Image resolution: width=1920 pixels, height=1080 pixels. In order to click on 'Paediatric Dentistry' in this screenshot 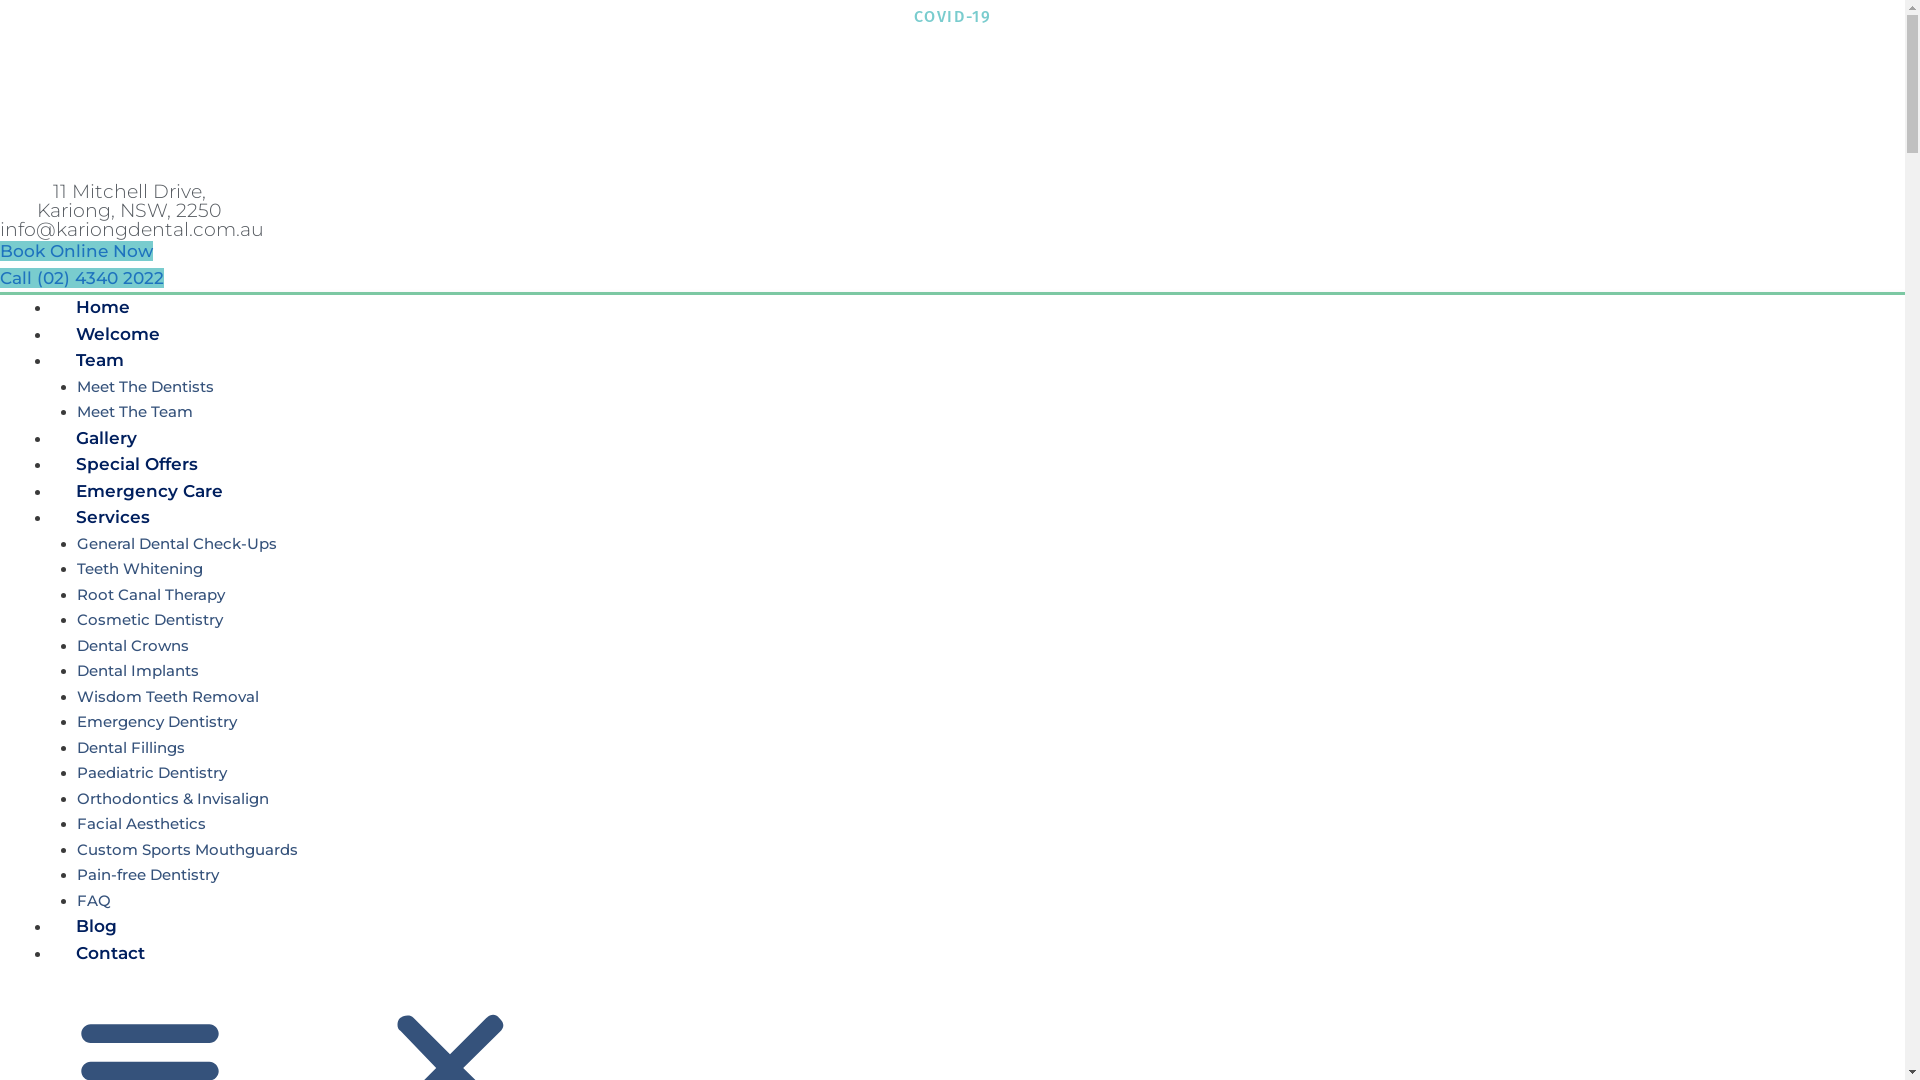, I will do `click(149, 771)`.